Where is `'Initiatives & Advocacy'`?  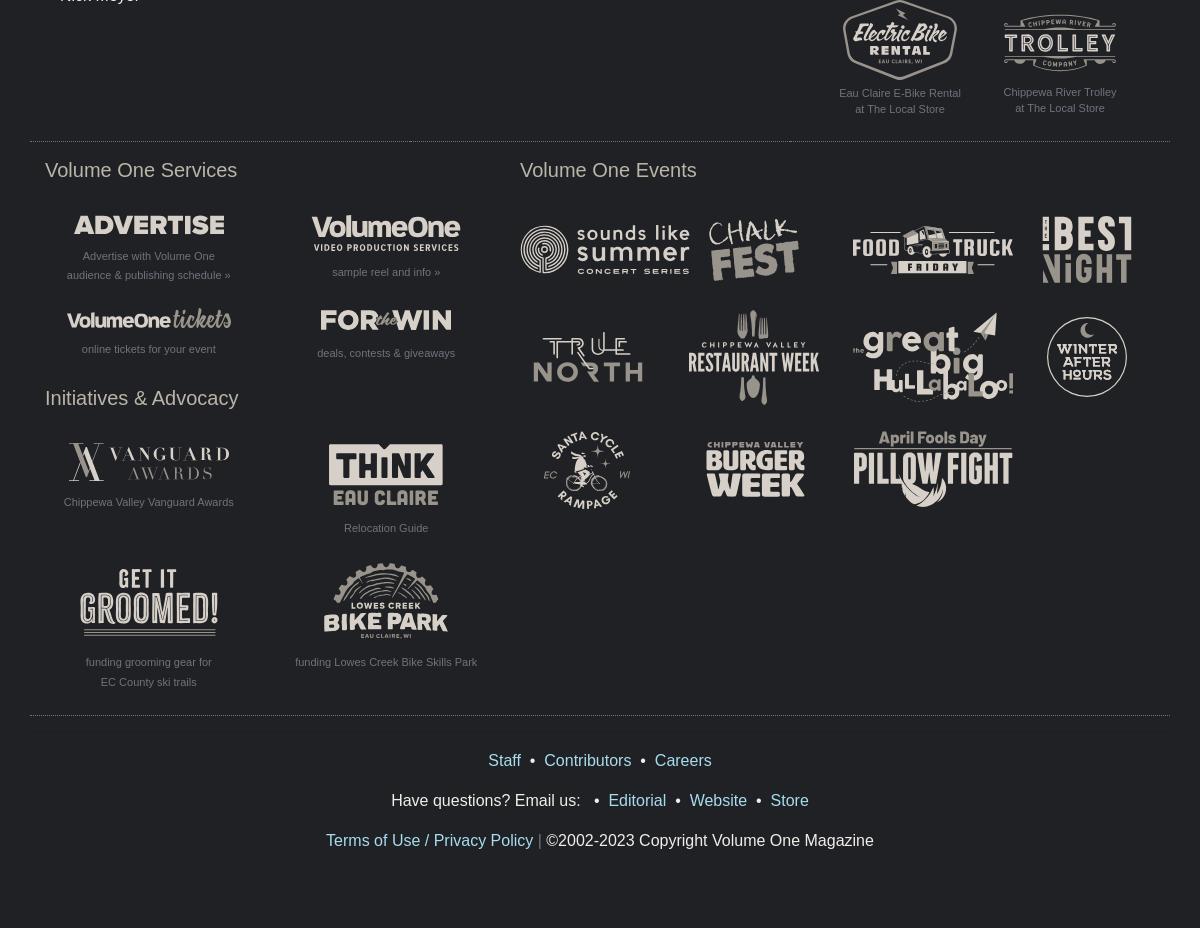 'Initiatives & Advocacy' is located at coordinates (141, 398).